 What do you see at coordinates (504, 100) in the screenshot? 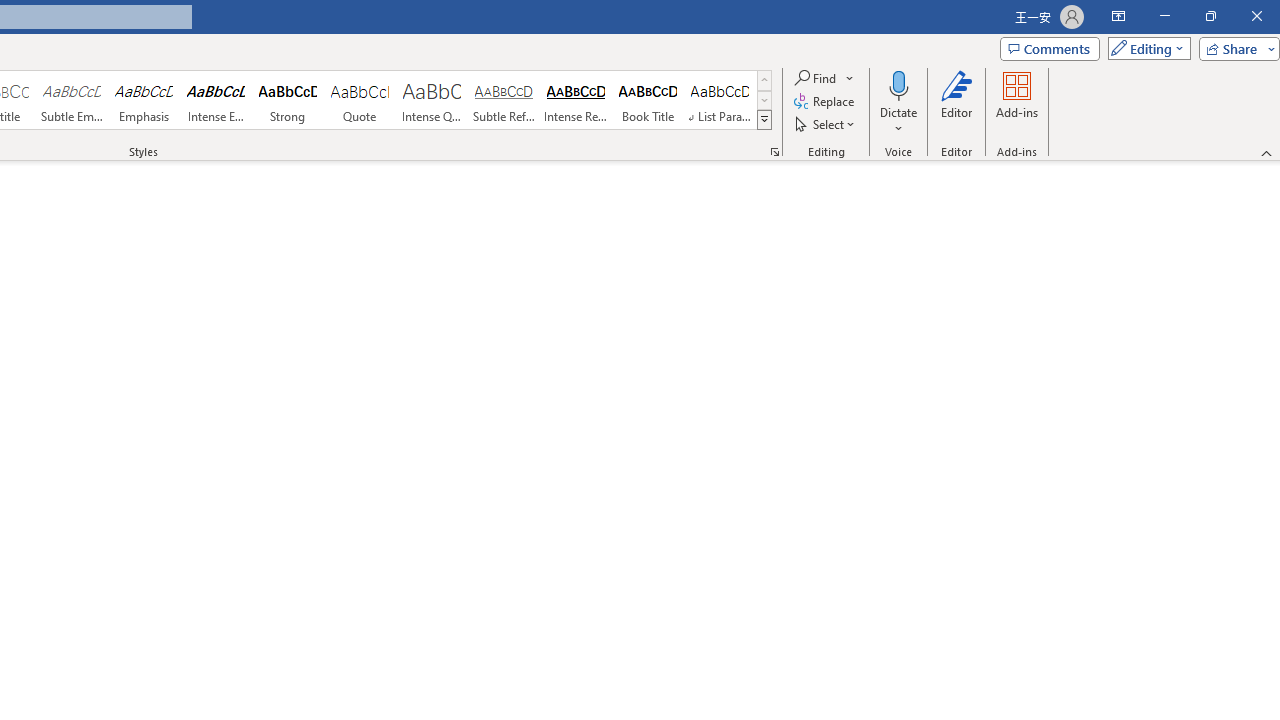
I see `'Subtle Reference'` at bounding box center [504, 100].